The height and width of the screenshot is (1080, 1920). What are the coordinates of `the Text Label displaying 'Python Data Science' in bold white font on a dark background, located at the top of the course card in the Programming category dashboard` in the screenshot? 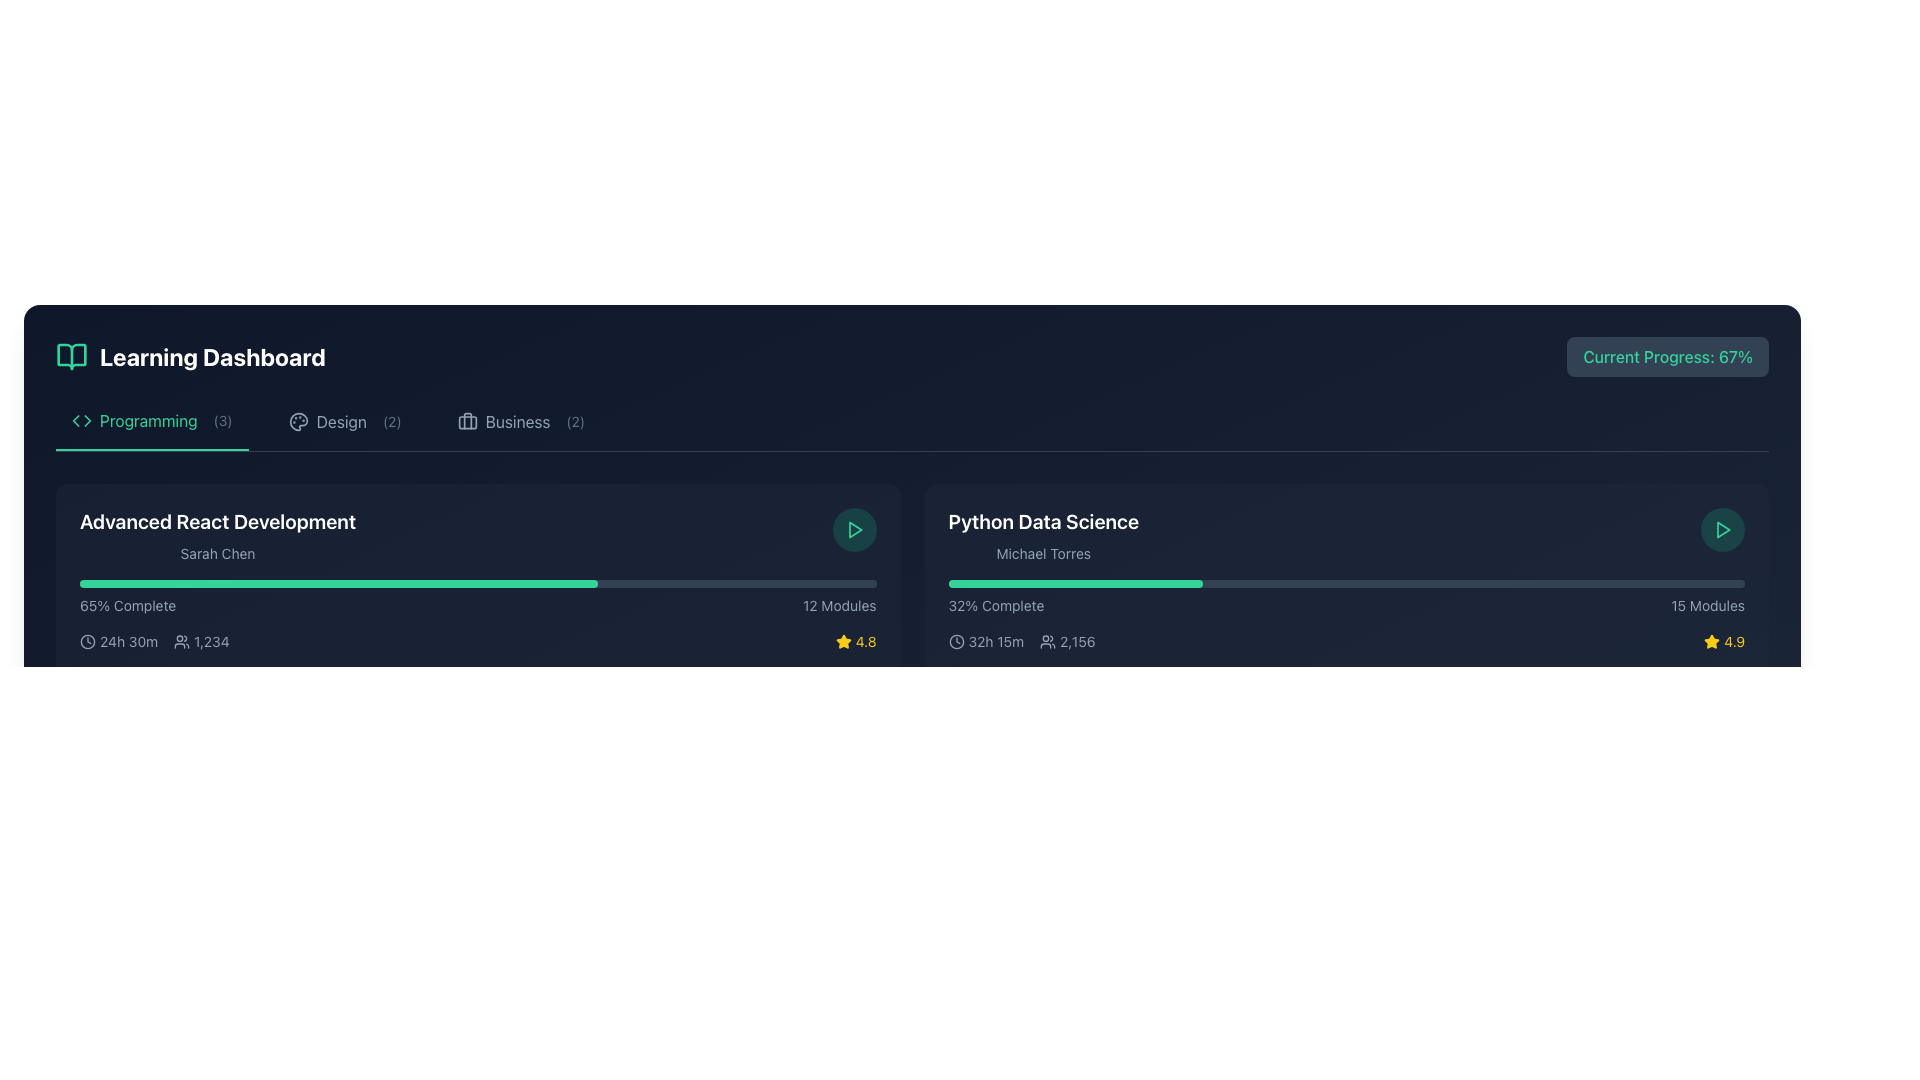 It's located at (1042, 520).